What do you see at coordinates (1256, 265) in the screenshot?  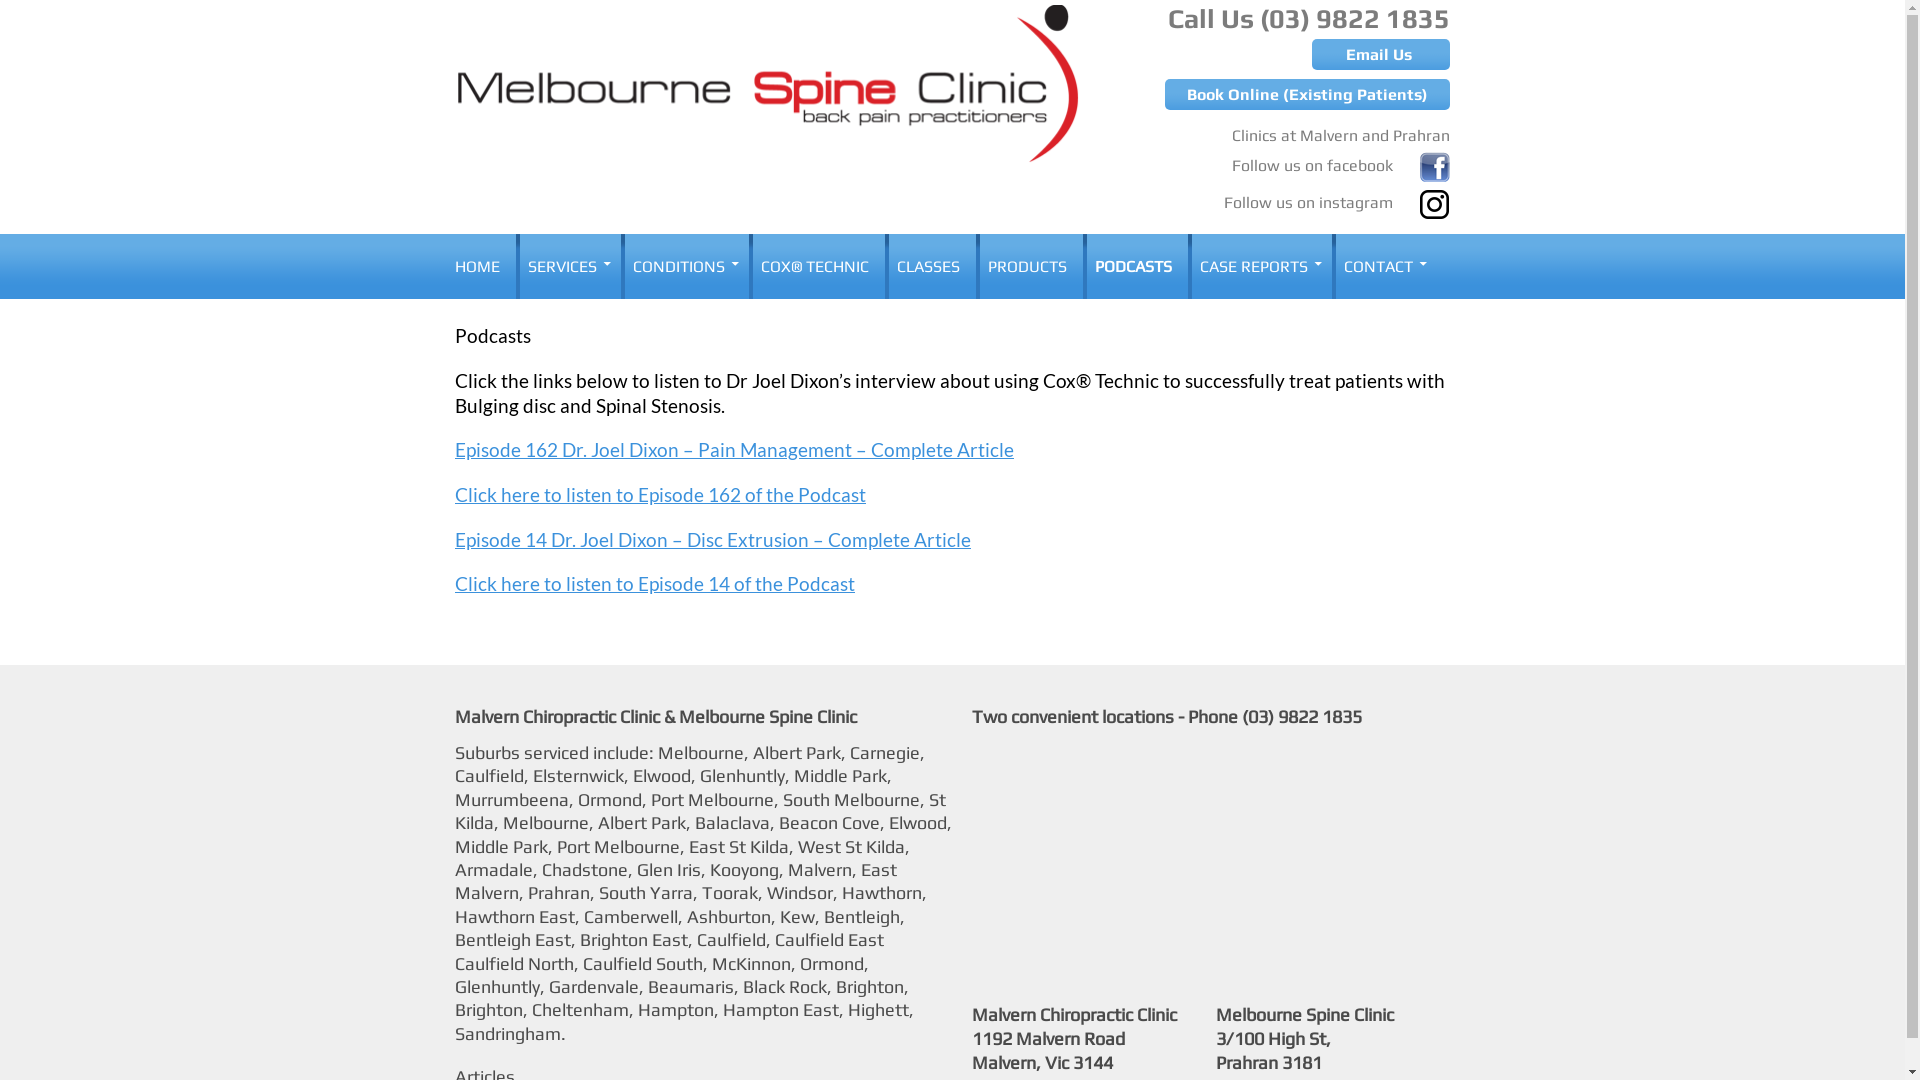 I see `'CASE REPORTS'` at bounding box center [1256, 265].